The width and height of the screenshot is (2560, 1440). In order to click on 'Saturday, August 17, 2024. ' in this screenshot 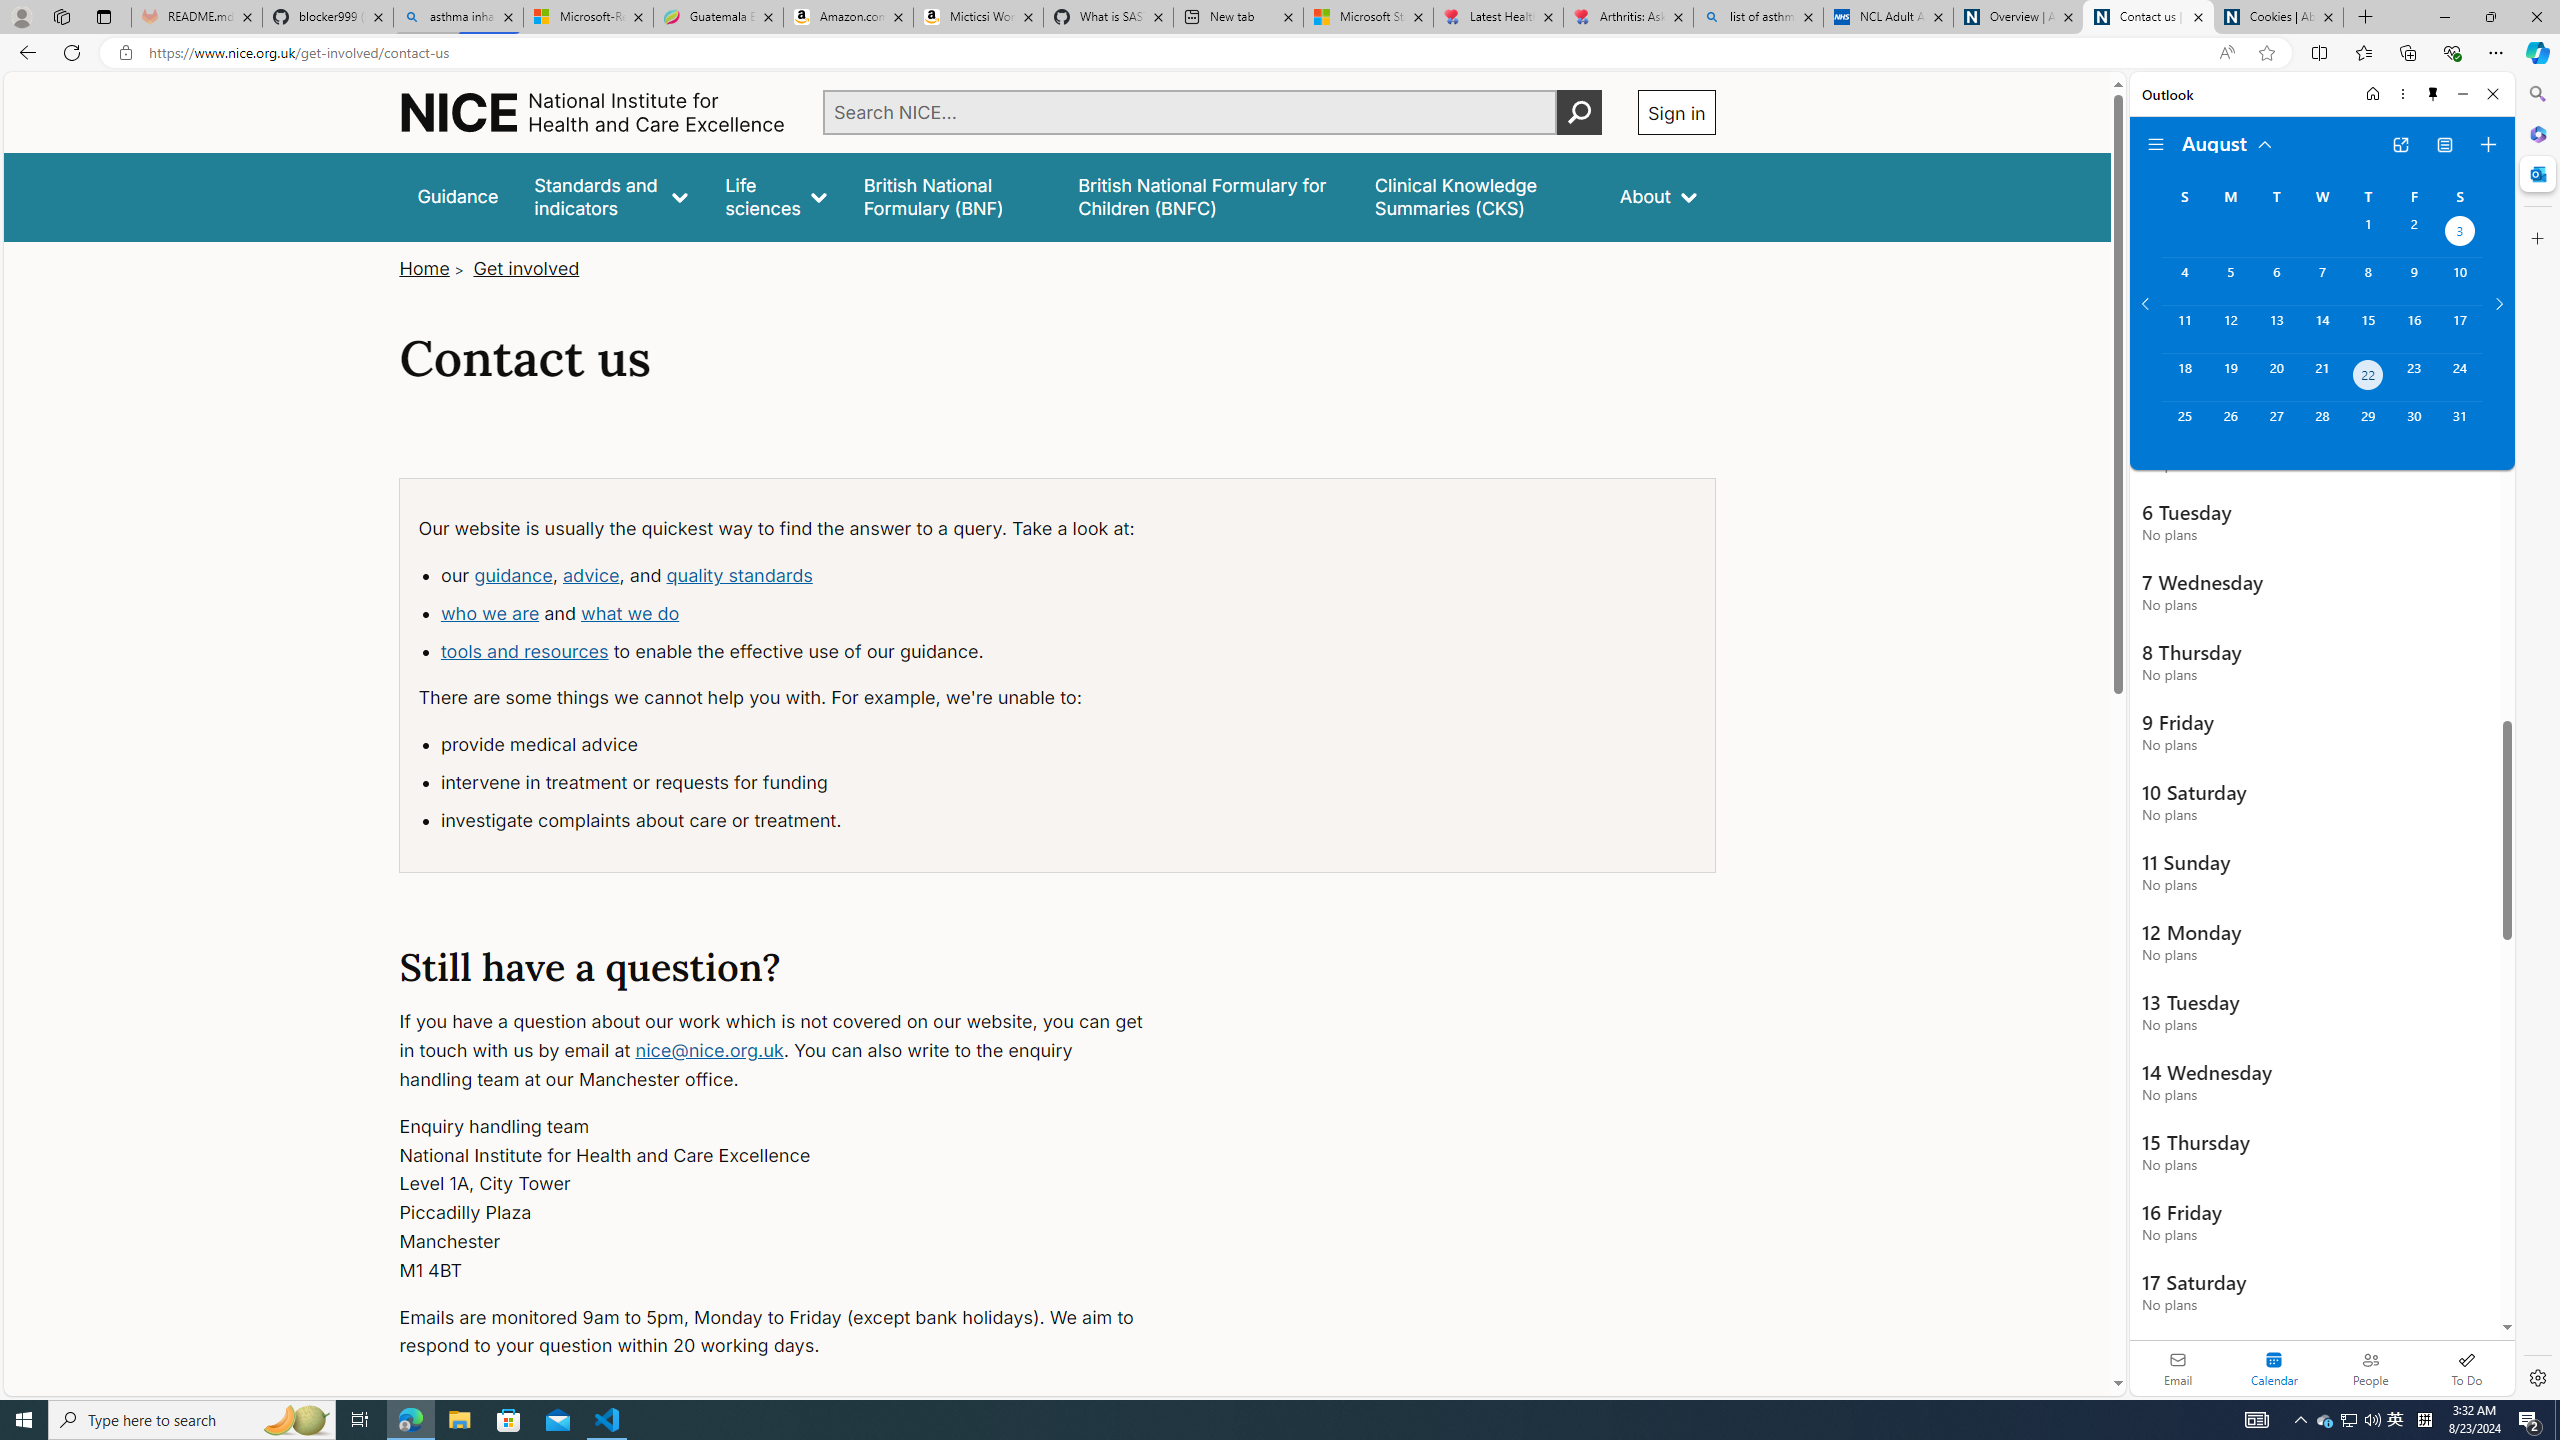, I will do `click(2459, 329)`.